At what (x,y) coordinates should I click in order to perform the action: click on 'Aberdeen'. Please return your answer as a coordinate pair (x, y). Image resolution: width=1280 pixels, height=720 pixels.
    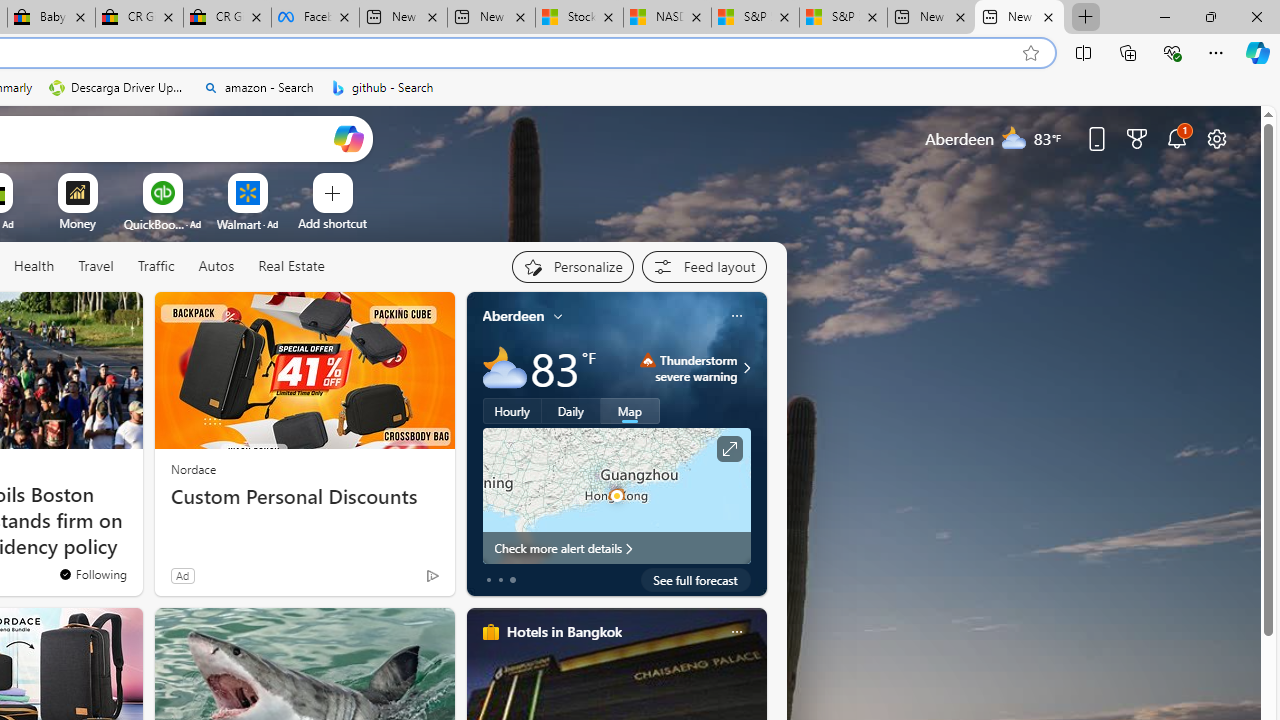
    Looking at the image, I should click on (513, 315).